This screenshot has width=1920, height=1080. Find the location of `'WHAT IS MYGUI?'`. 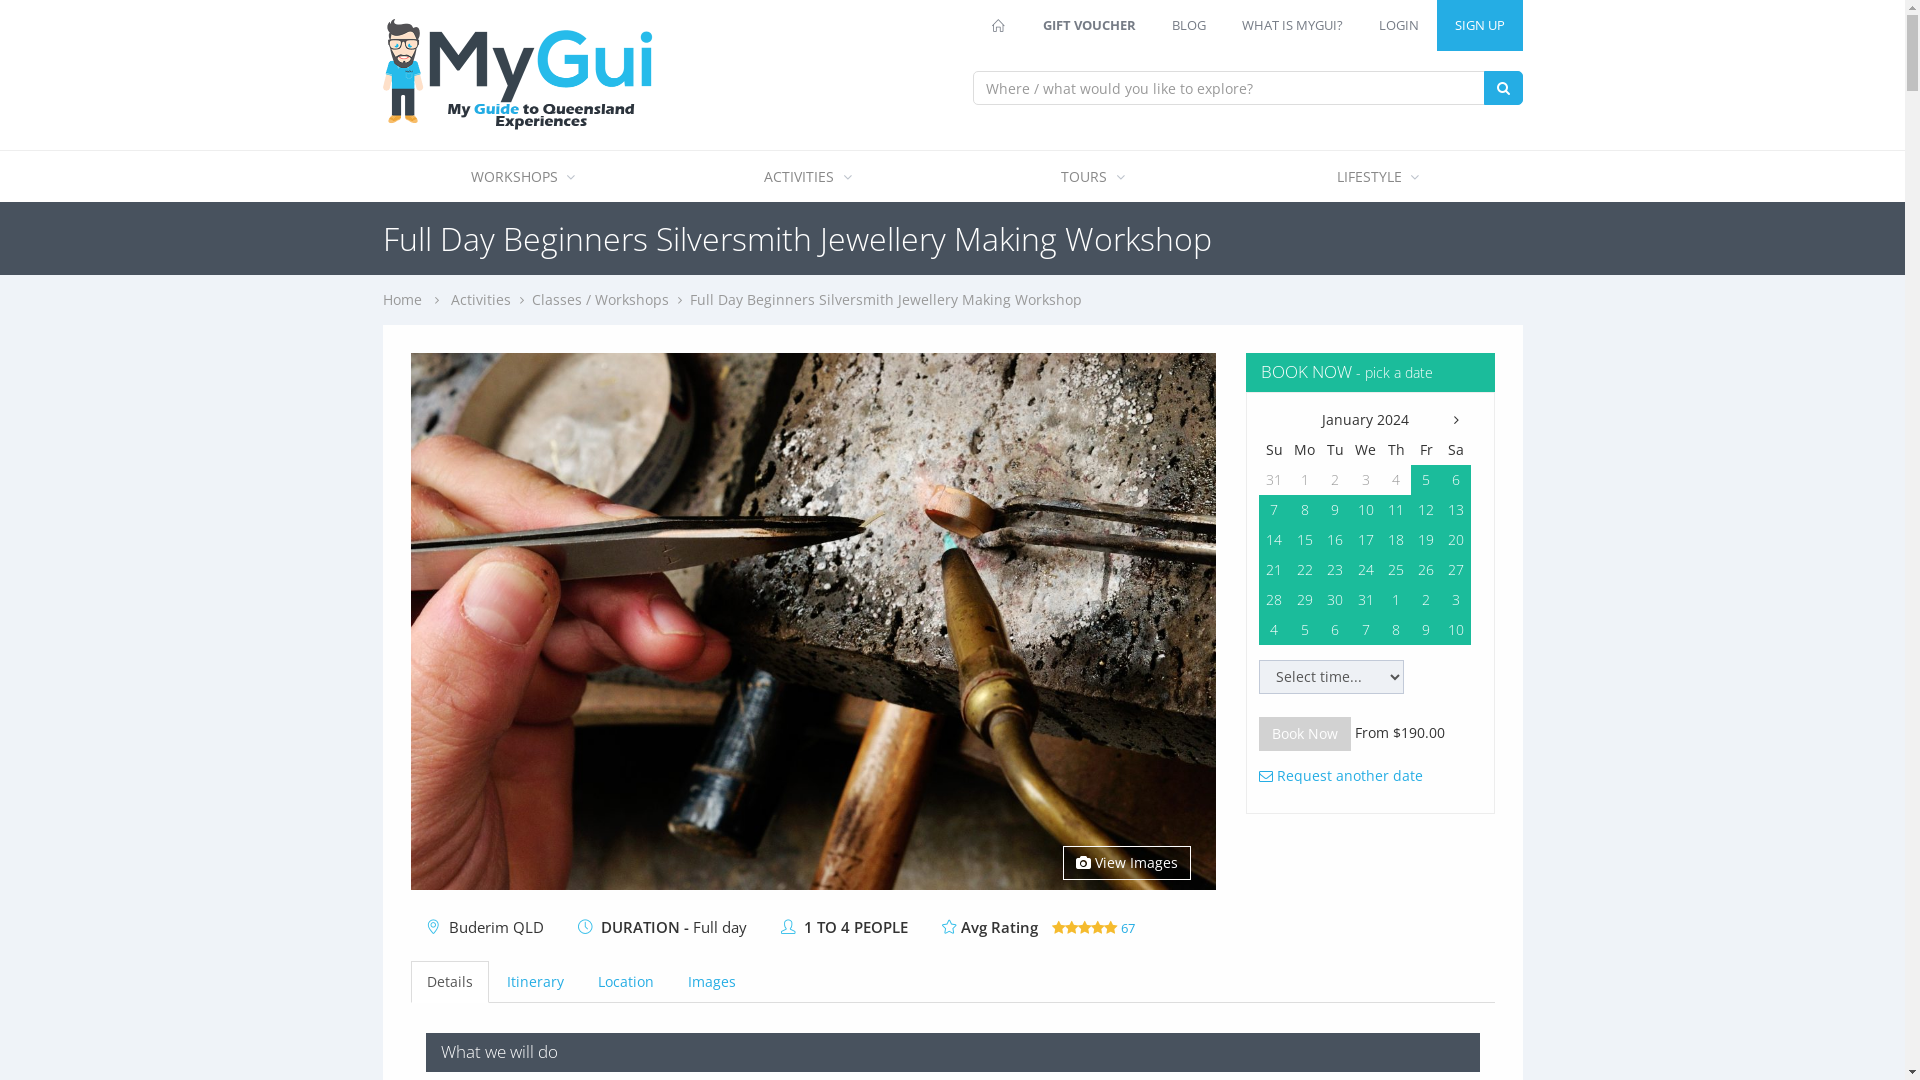

'WHAT IS MYGUI?' is located at coordinates (1292, 25).